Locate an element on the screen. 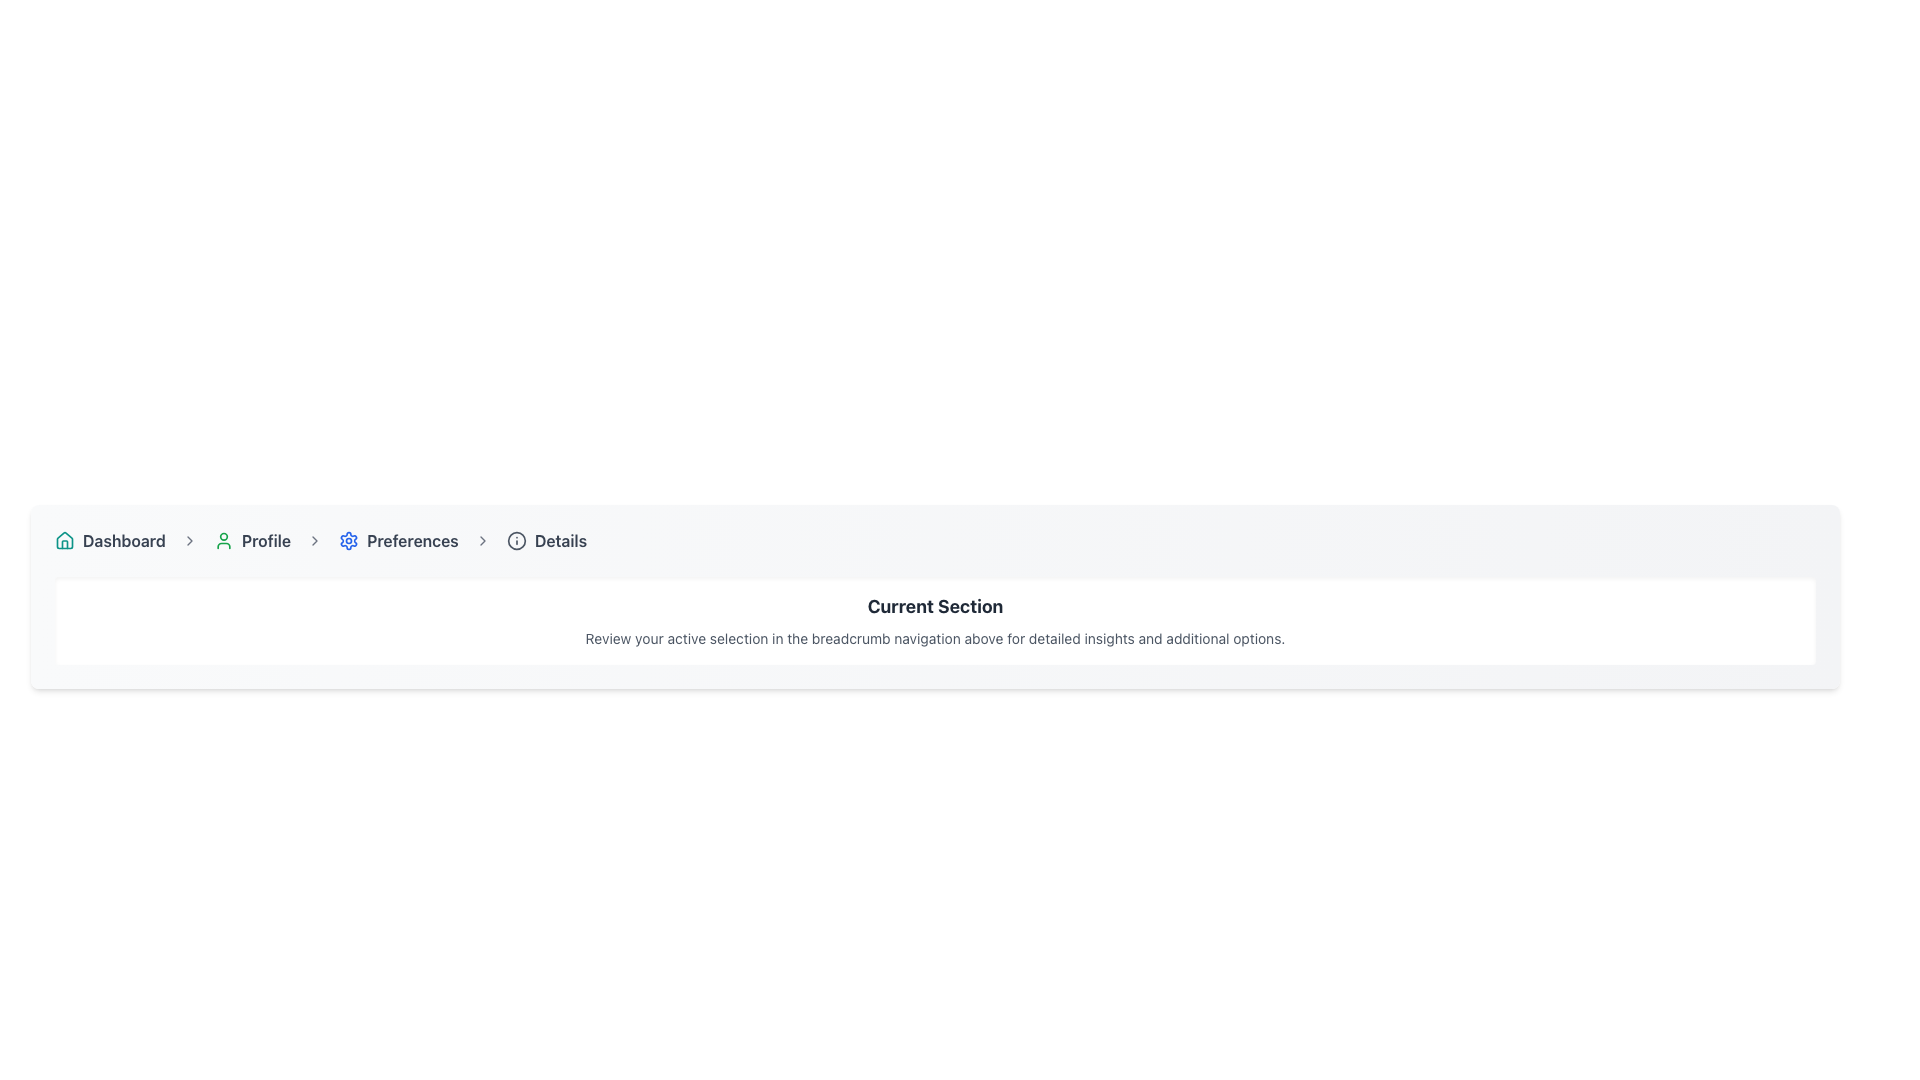  the breadcrumb link that navigates to the Profile section, which is the second item is located at coordinates (251, 540).